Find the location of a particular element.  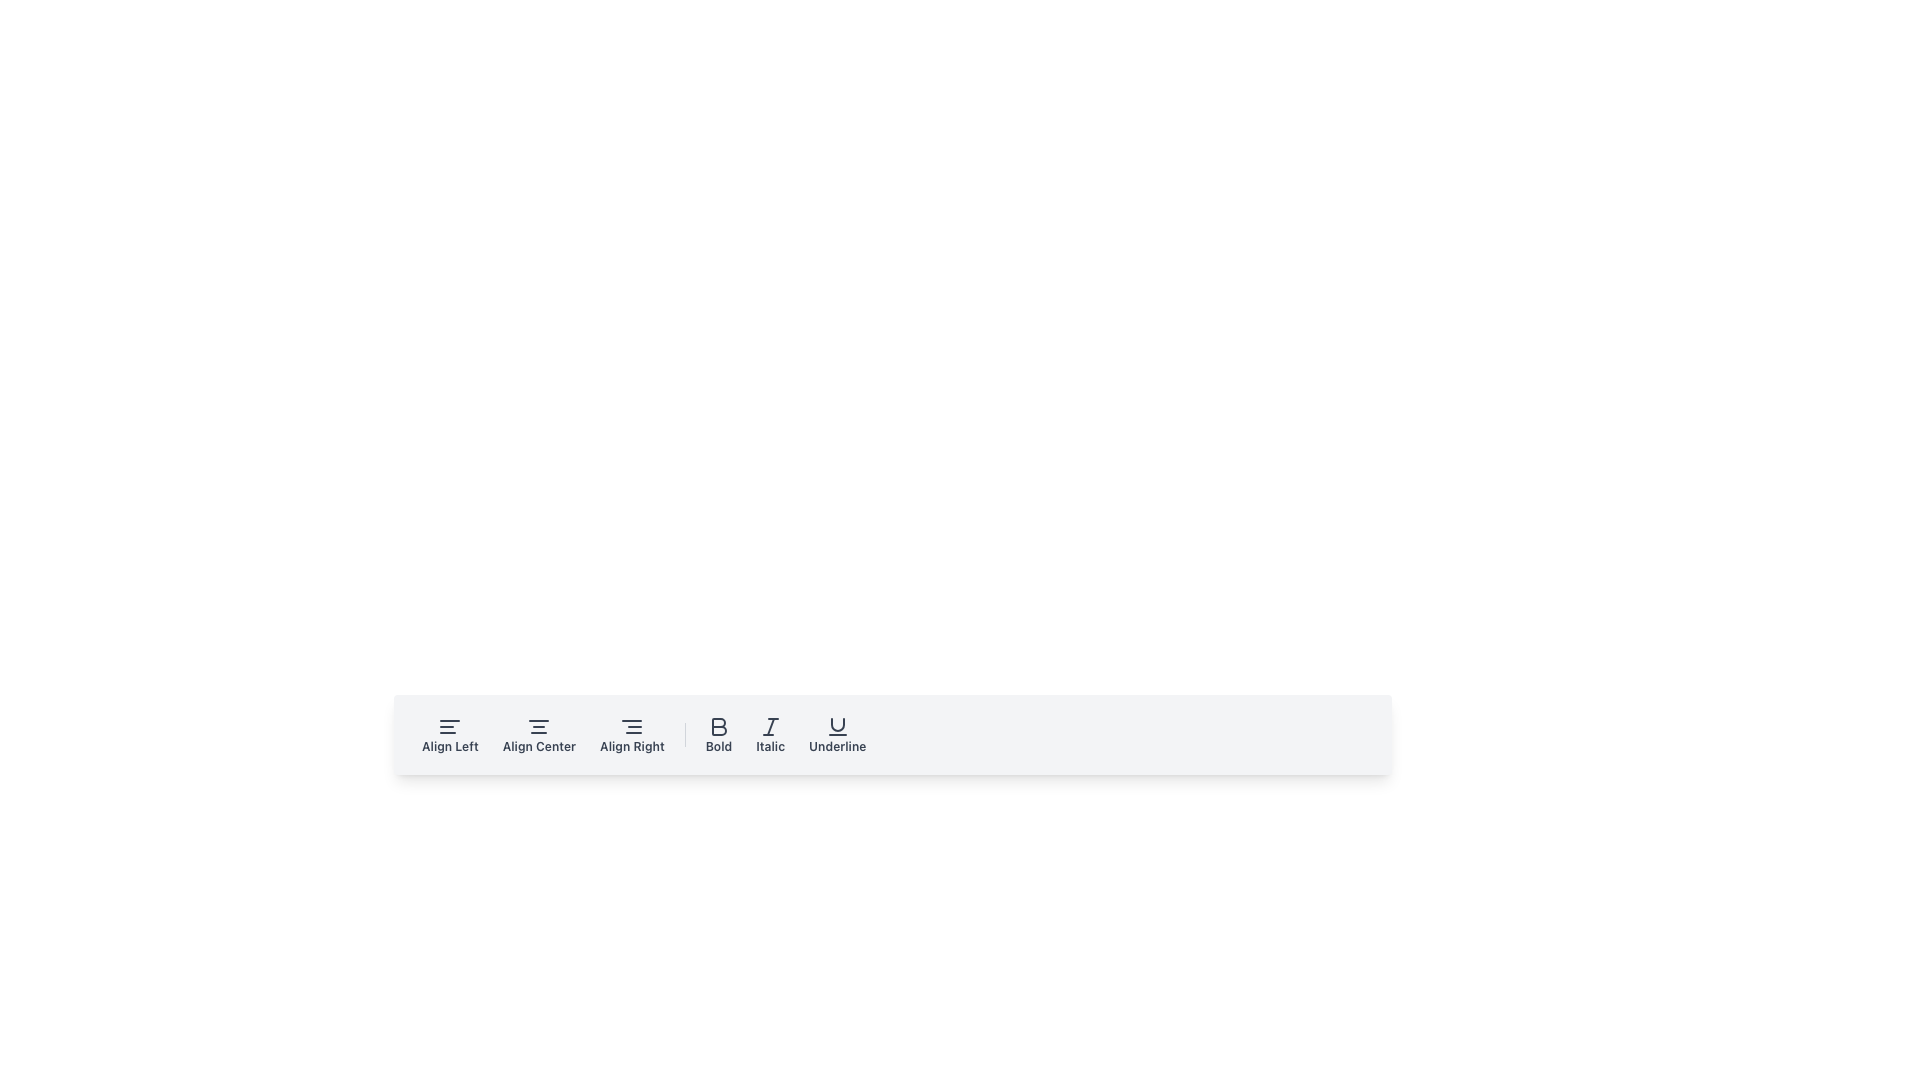

the bold-style icon button shaped as the letter 'B' is located at coordinates (718, 726).